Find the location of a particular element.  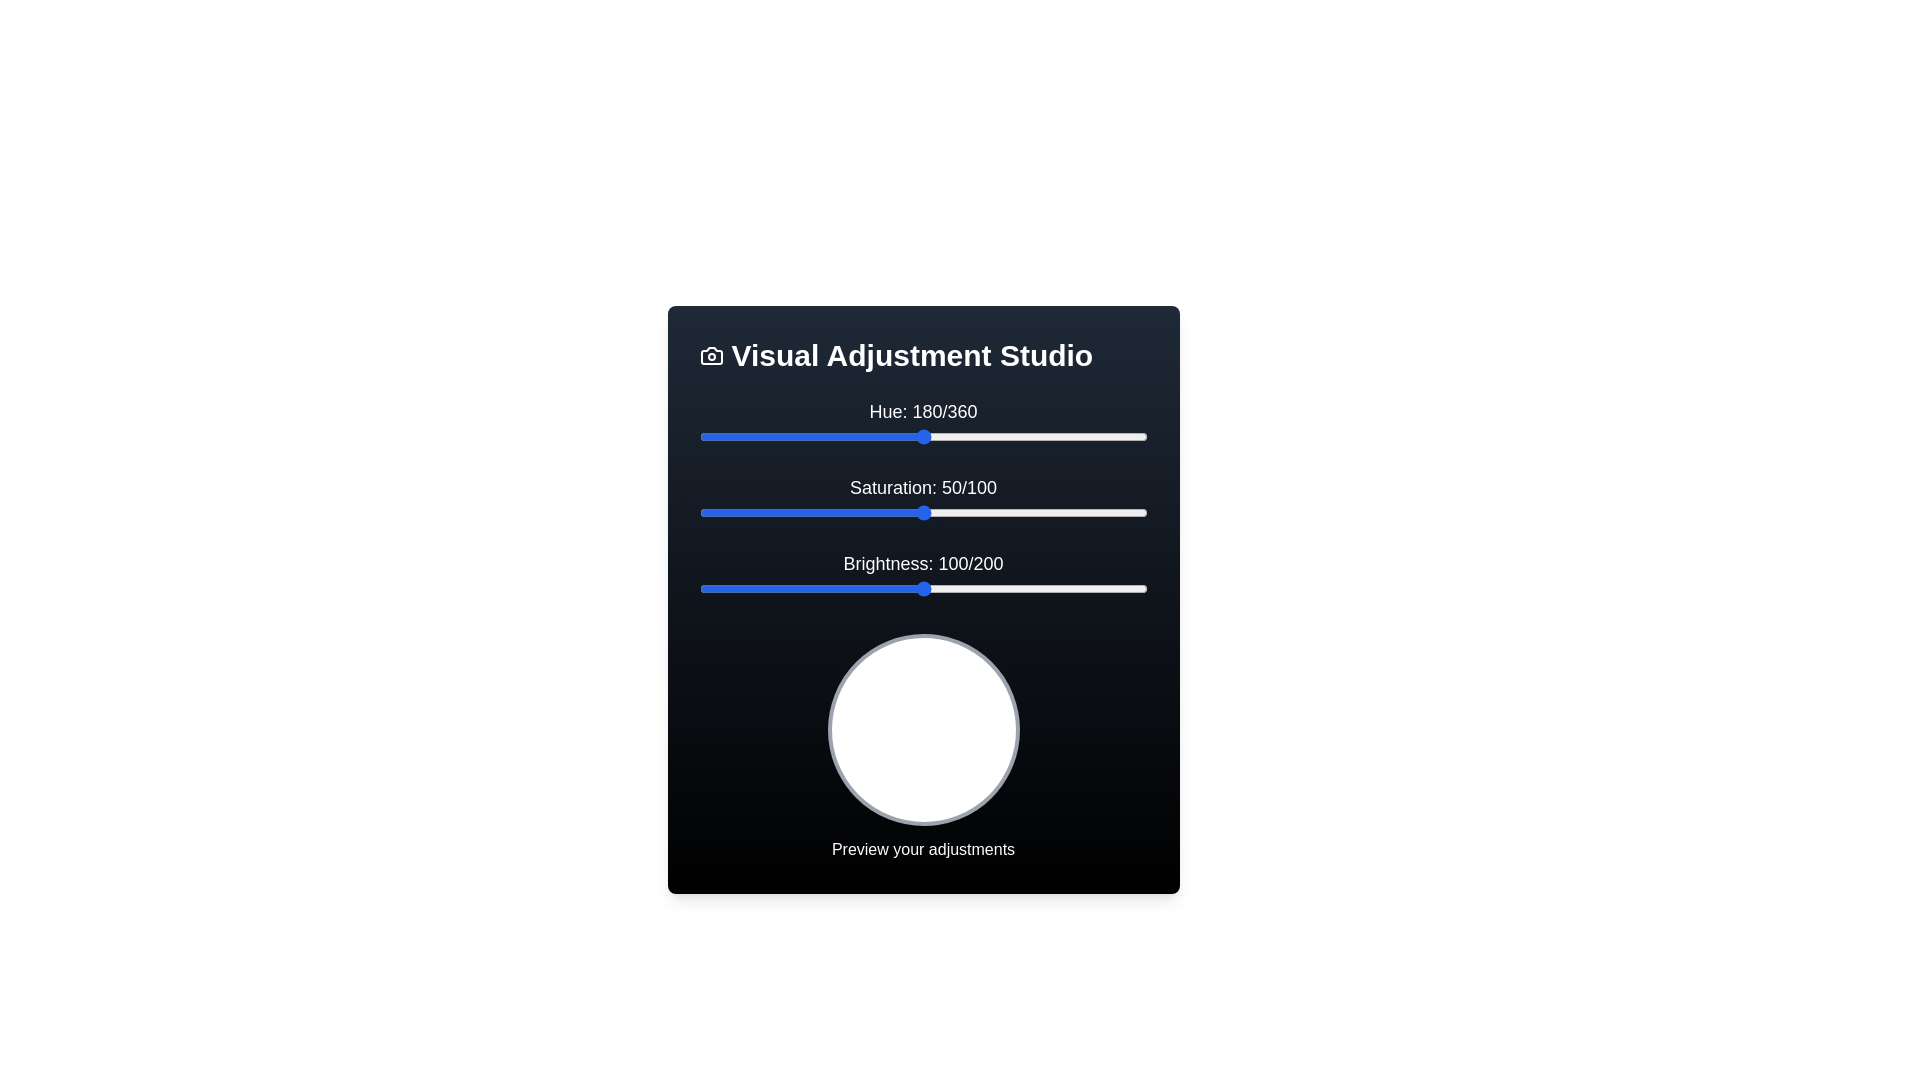

the 'Brightness' slider to 107 value is located at coordinates (938, 588).